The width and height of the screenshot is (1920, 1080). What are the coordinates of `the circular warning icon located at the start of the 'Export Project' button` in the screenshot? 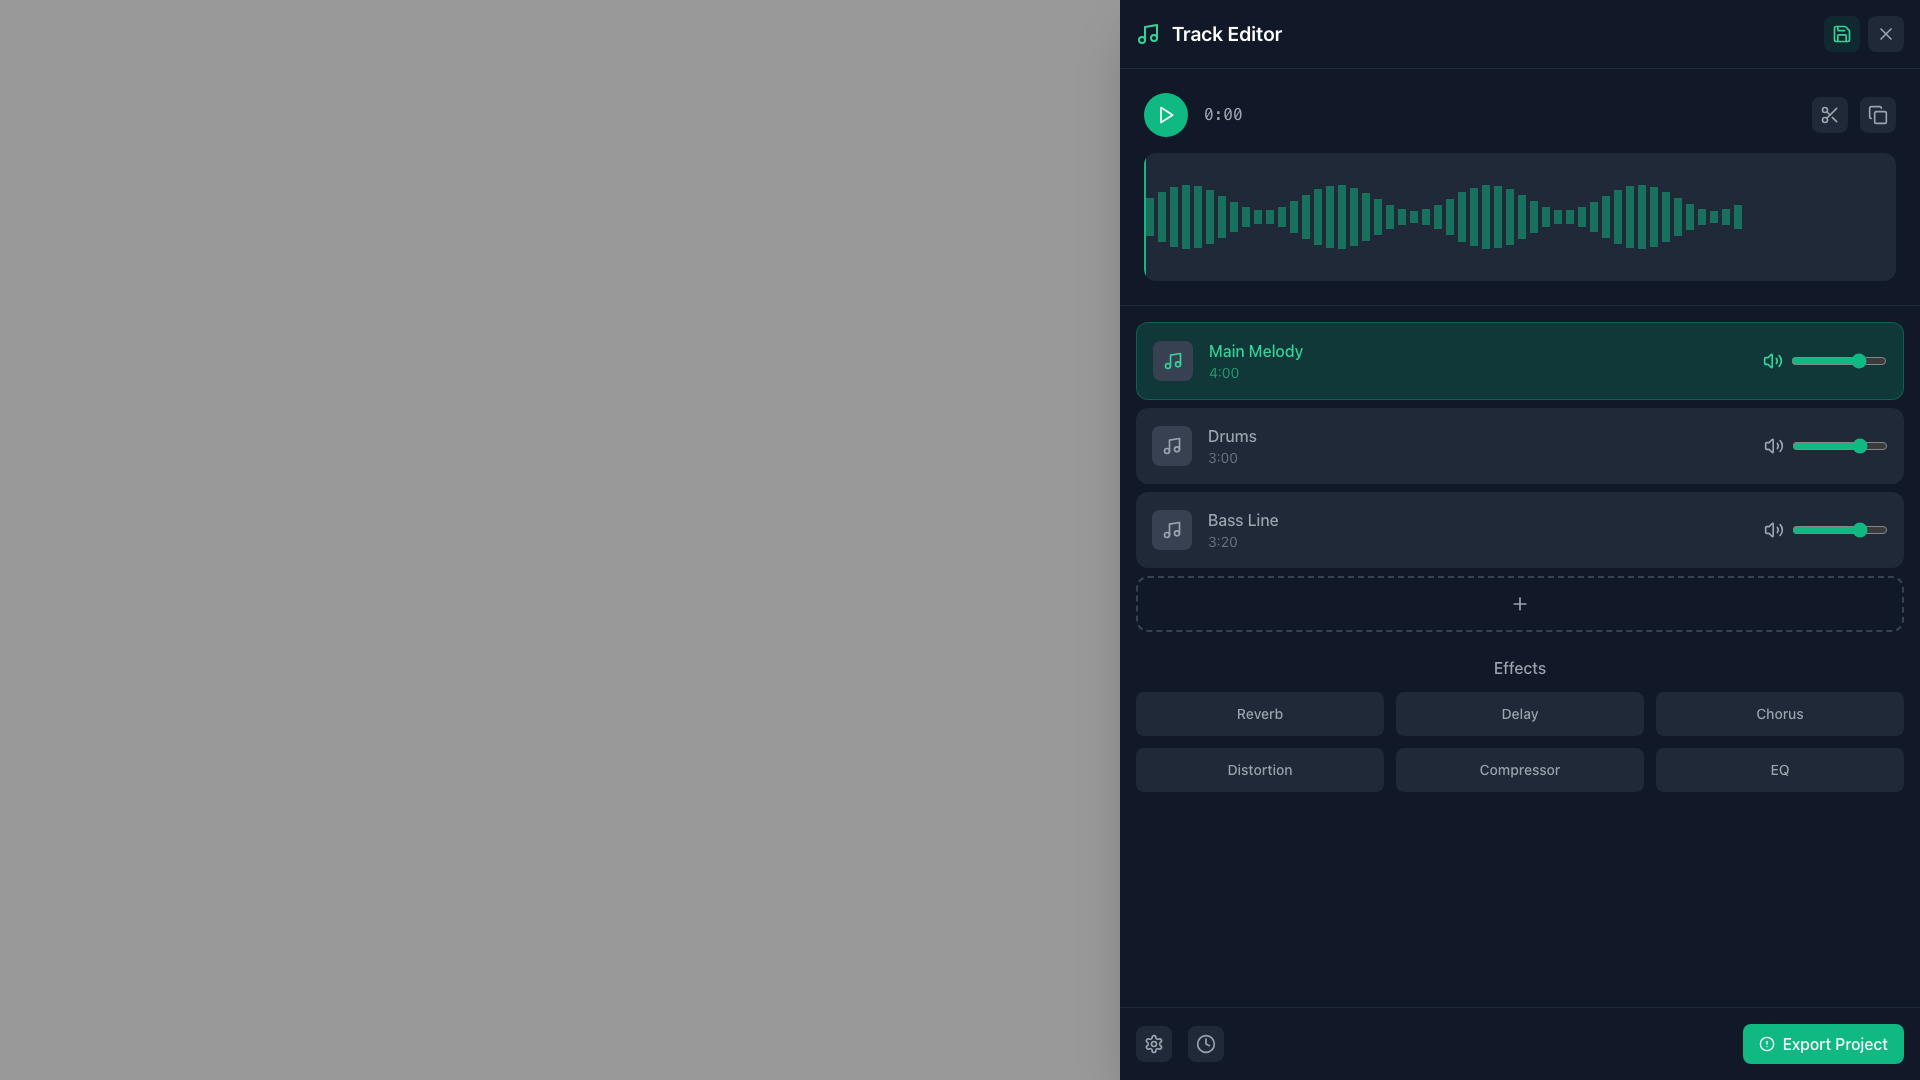 It's located at (1766, 1043).